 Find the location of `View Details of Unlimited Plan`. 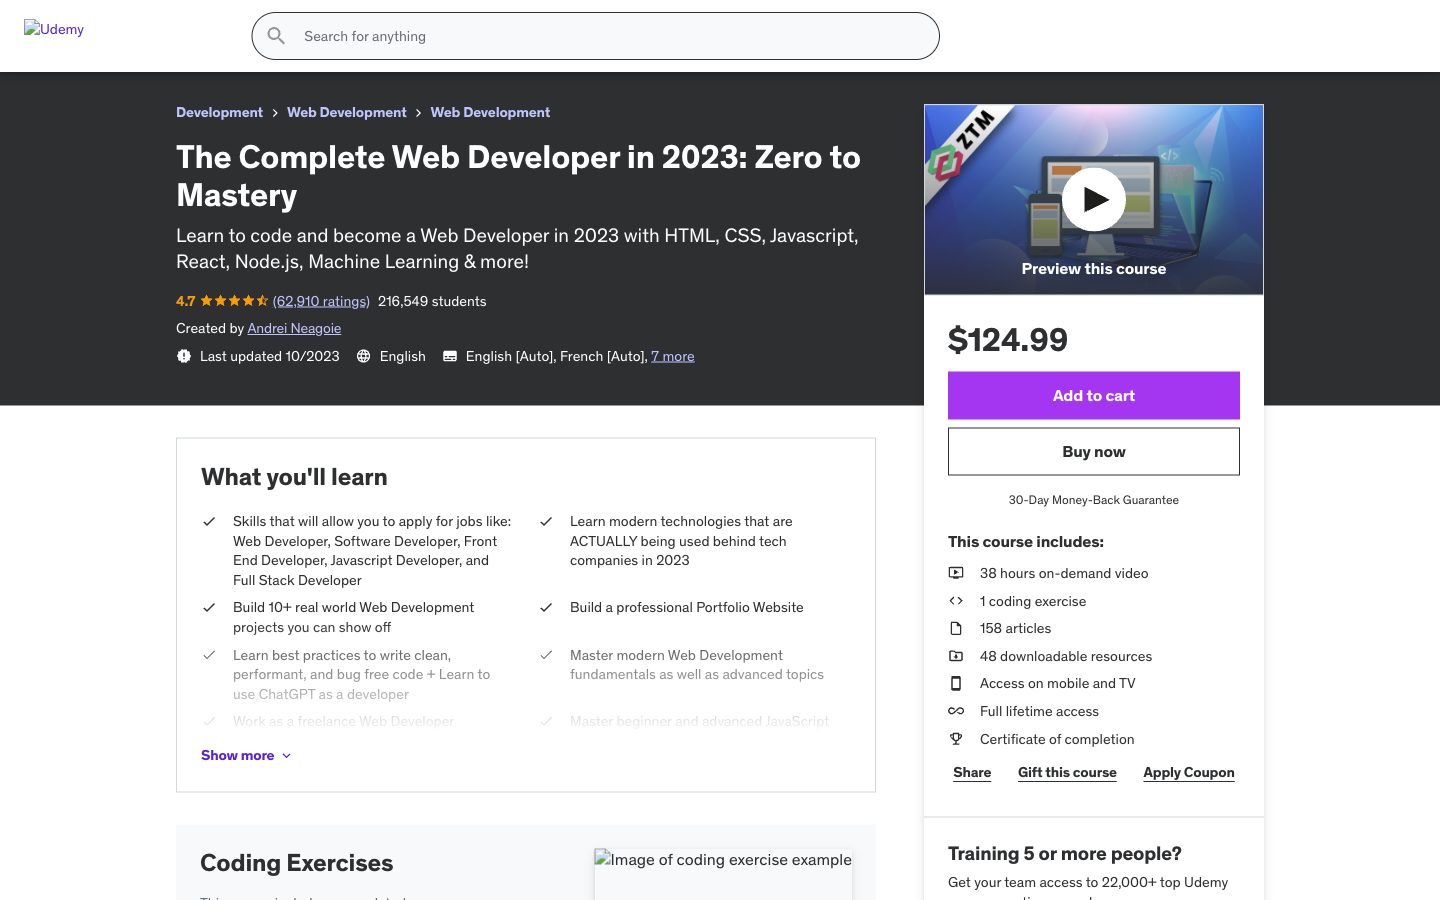

View Details of Unlimited Plan is located at coordinates (1199, 567).